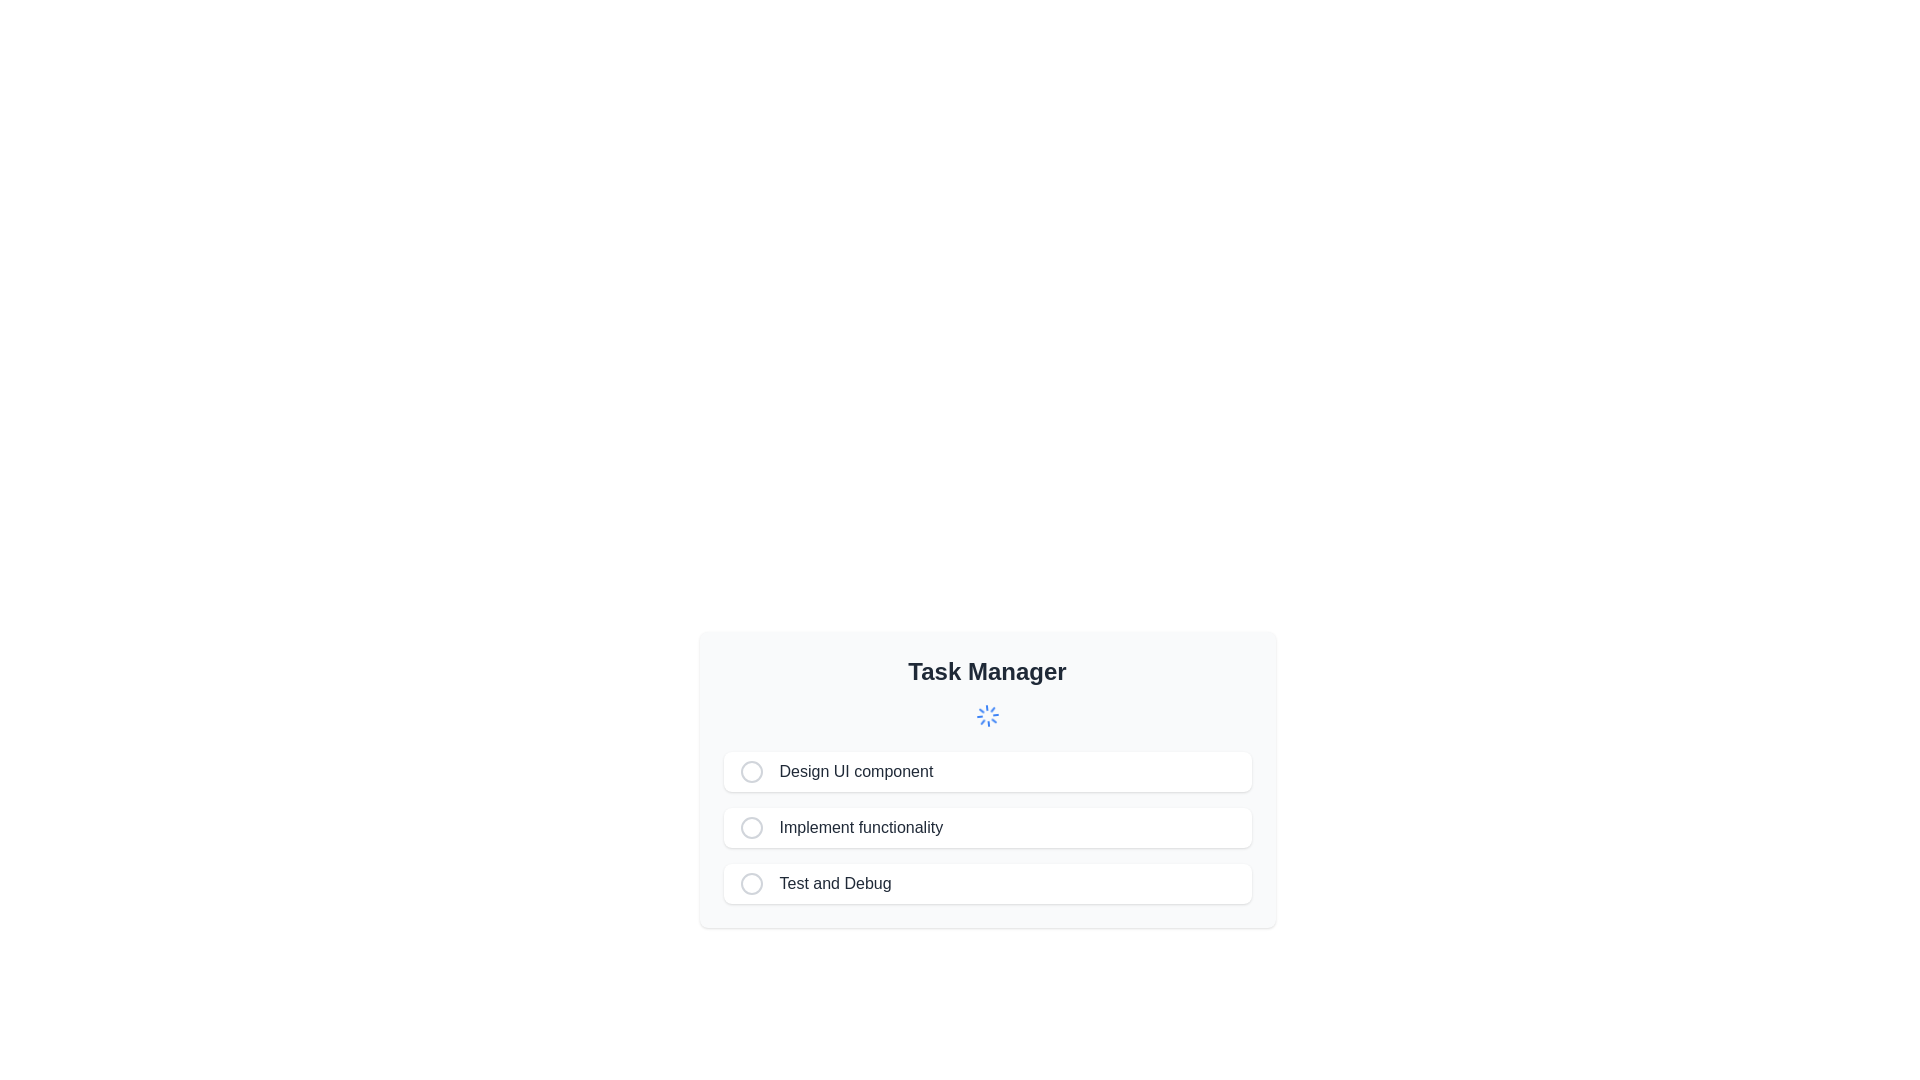 Image resolution: width=1920 pixels, height=1080 pixels. What do you see at coordinates (750, 882) in the screenshot?
I see `the third selectable radio button with a gray border located to the left of the text 'Test and Debug'` at bounding box center [750, 882].